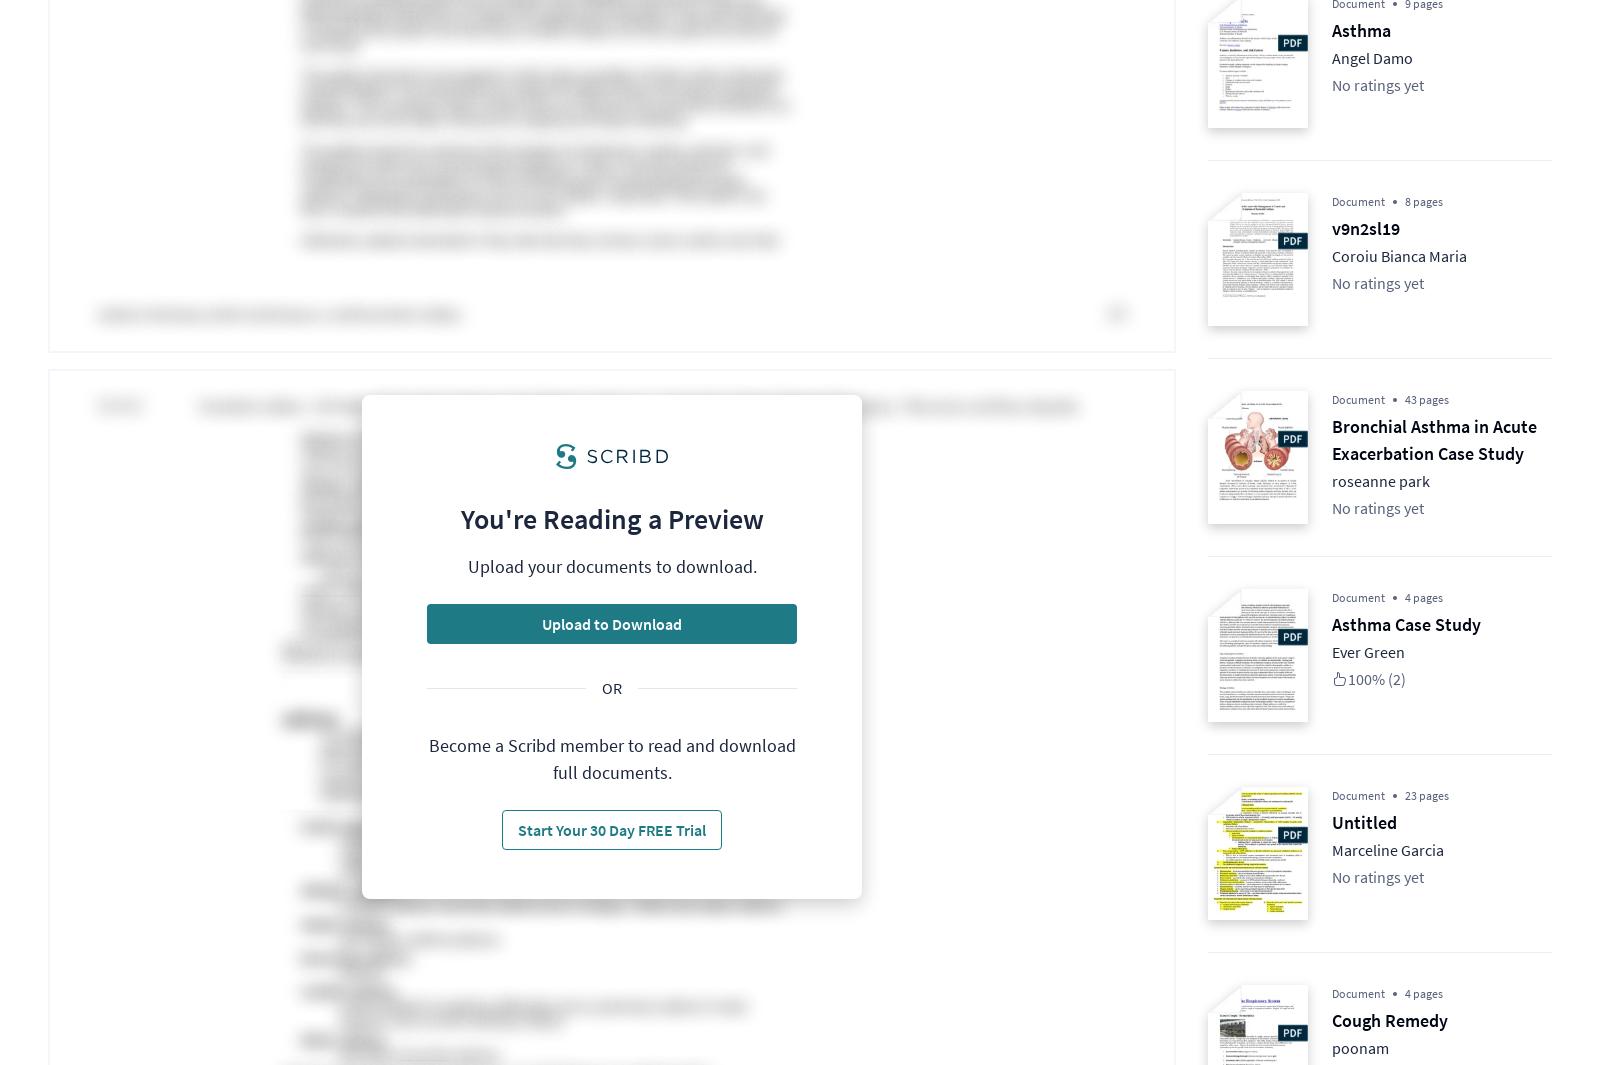 Image resolution: width=1600 pixels, height=1065 pixels. What do you see at coordinates (1389, 1020) in the screenshot?
I see `'Cough Remedy'` at bounding box center [1389, 1020].